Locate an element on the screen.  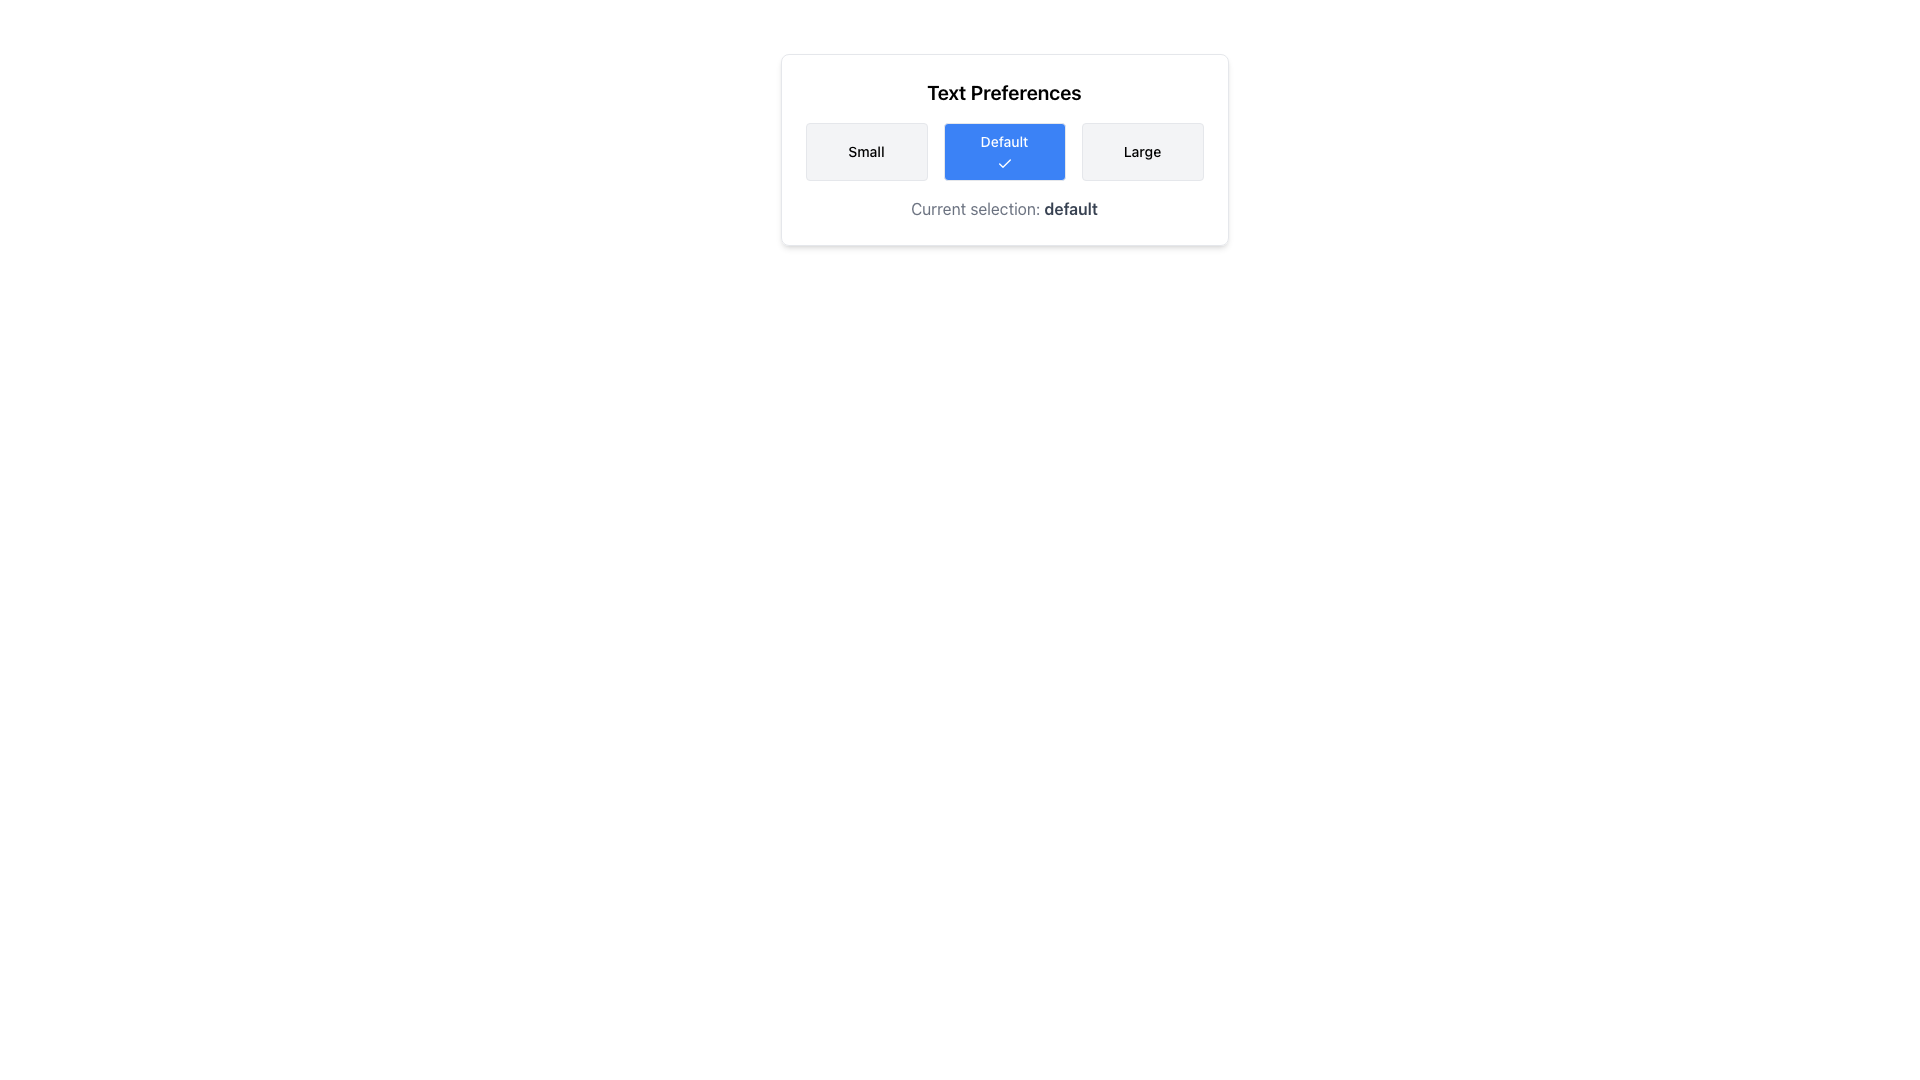
the selection status represented by the confirmation icon located at the bottom-center of the 'Default' button in the text size selection group is located at coordinates (1004, 163).